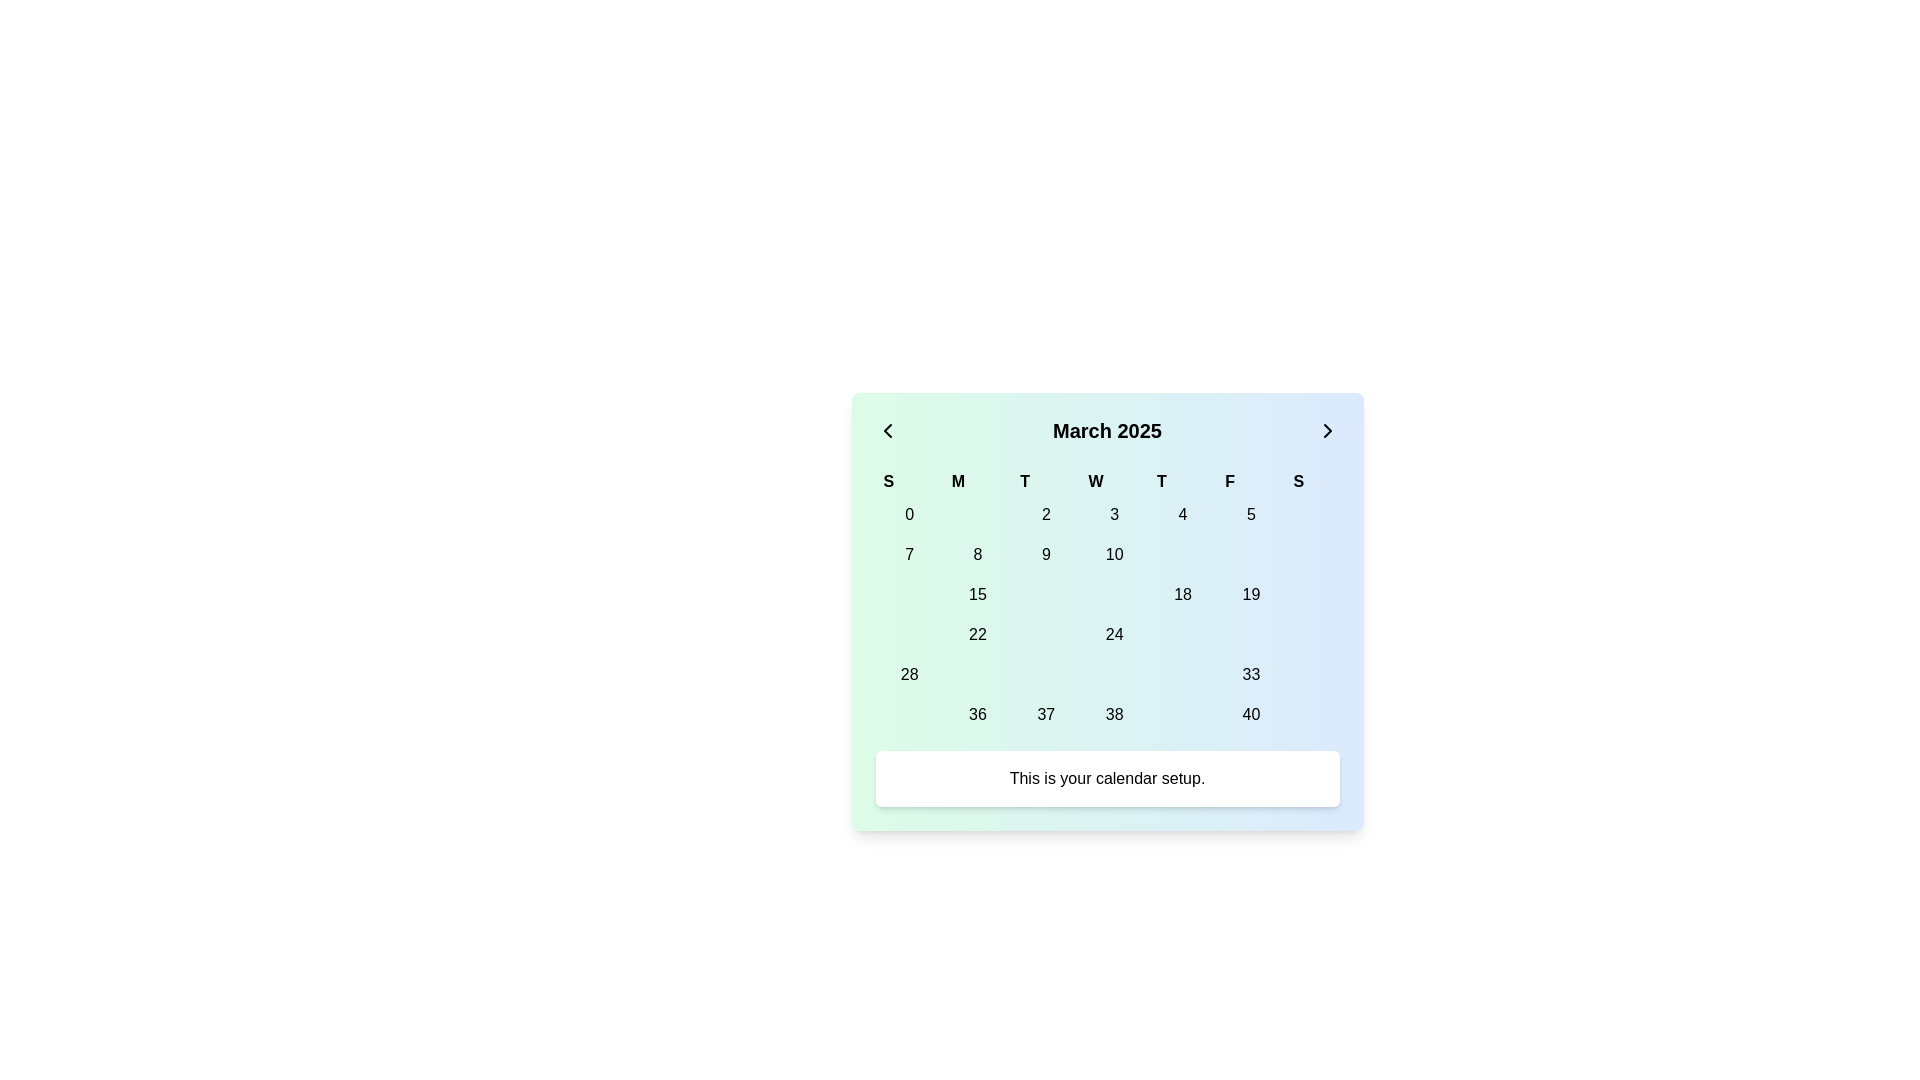 This screenshot has height=1080, width=1920. I want to click on the static text displaying the date '10' in the calendar interface, which is the fourth item in the row for Wednesday, so click(1113, 555).